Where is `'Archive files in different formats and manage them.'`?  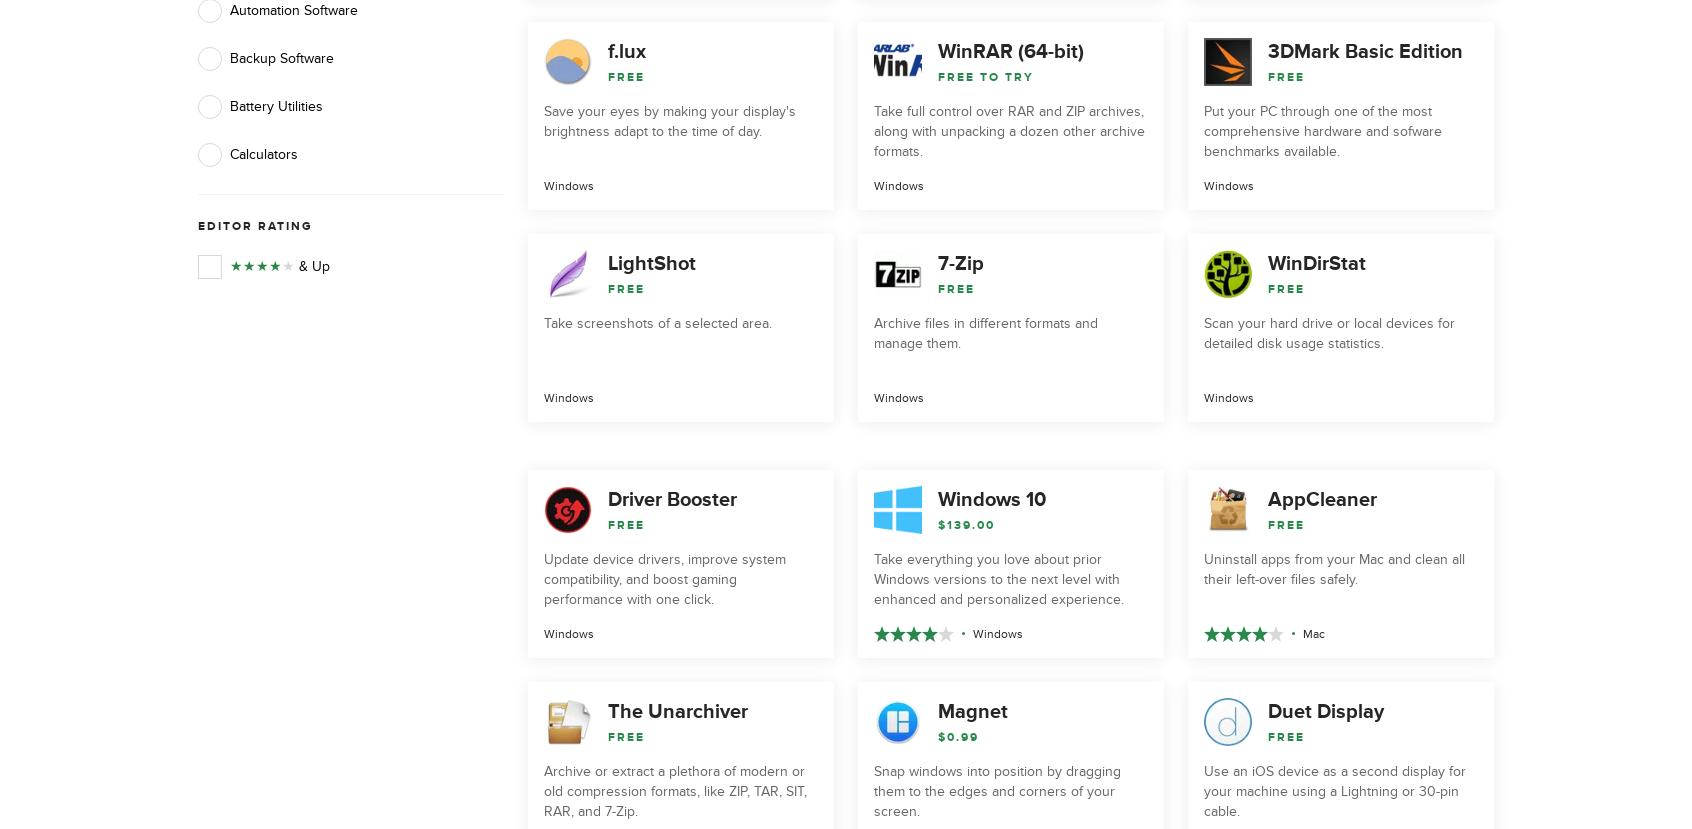
'Archive files in different formats and manage them.' is located at coordinates (985, 332).